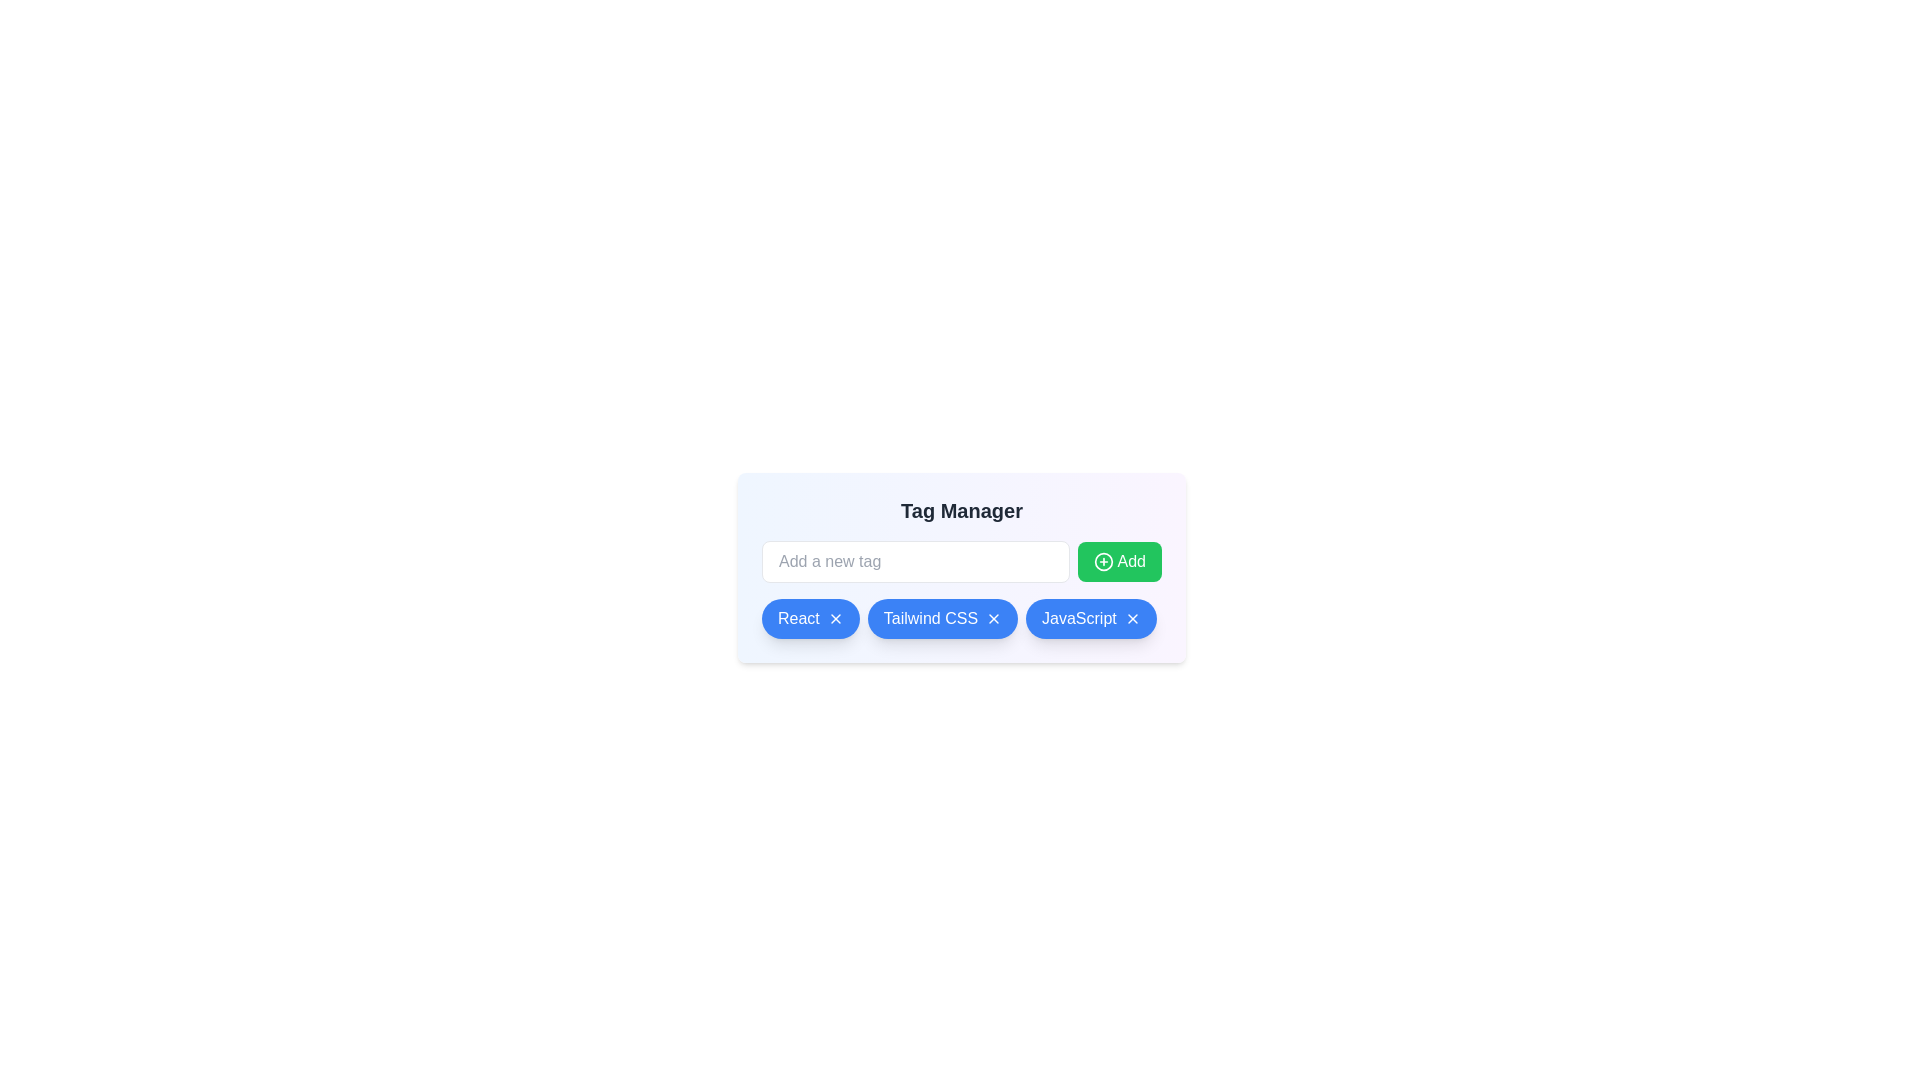  What do you see at coordinates (993, 617) in the screenshot?
I see `the tag with label Tailwind CSS by clicking its associated remove button` at bounding box center [993, 617].